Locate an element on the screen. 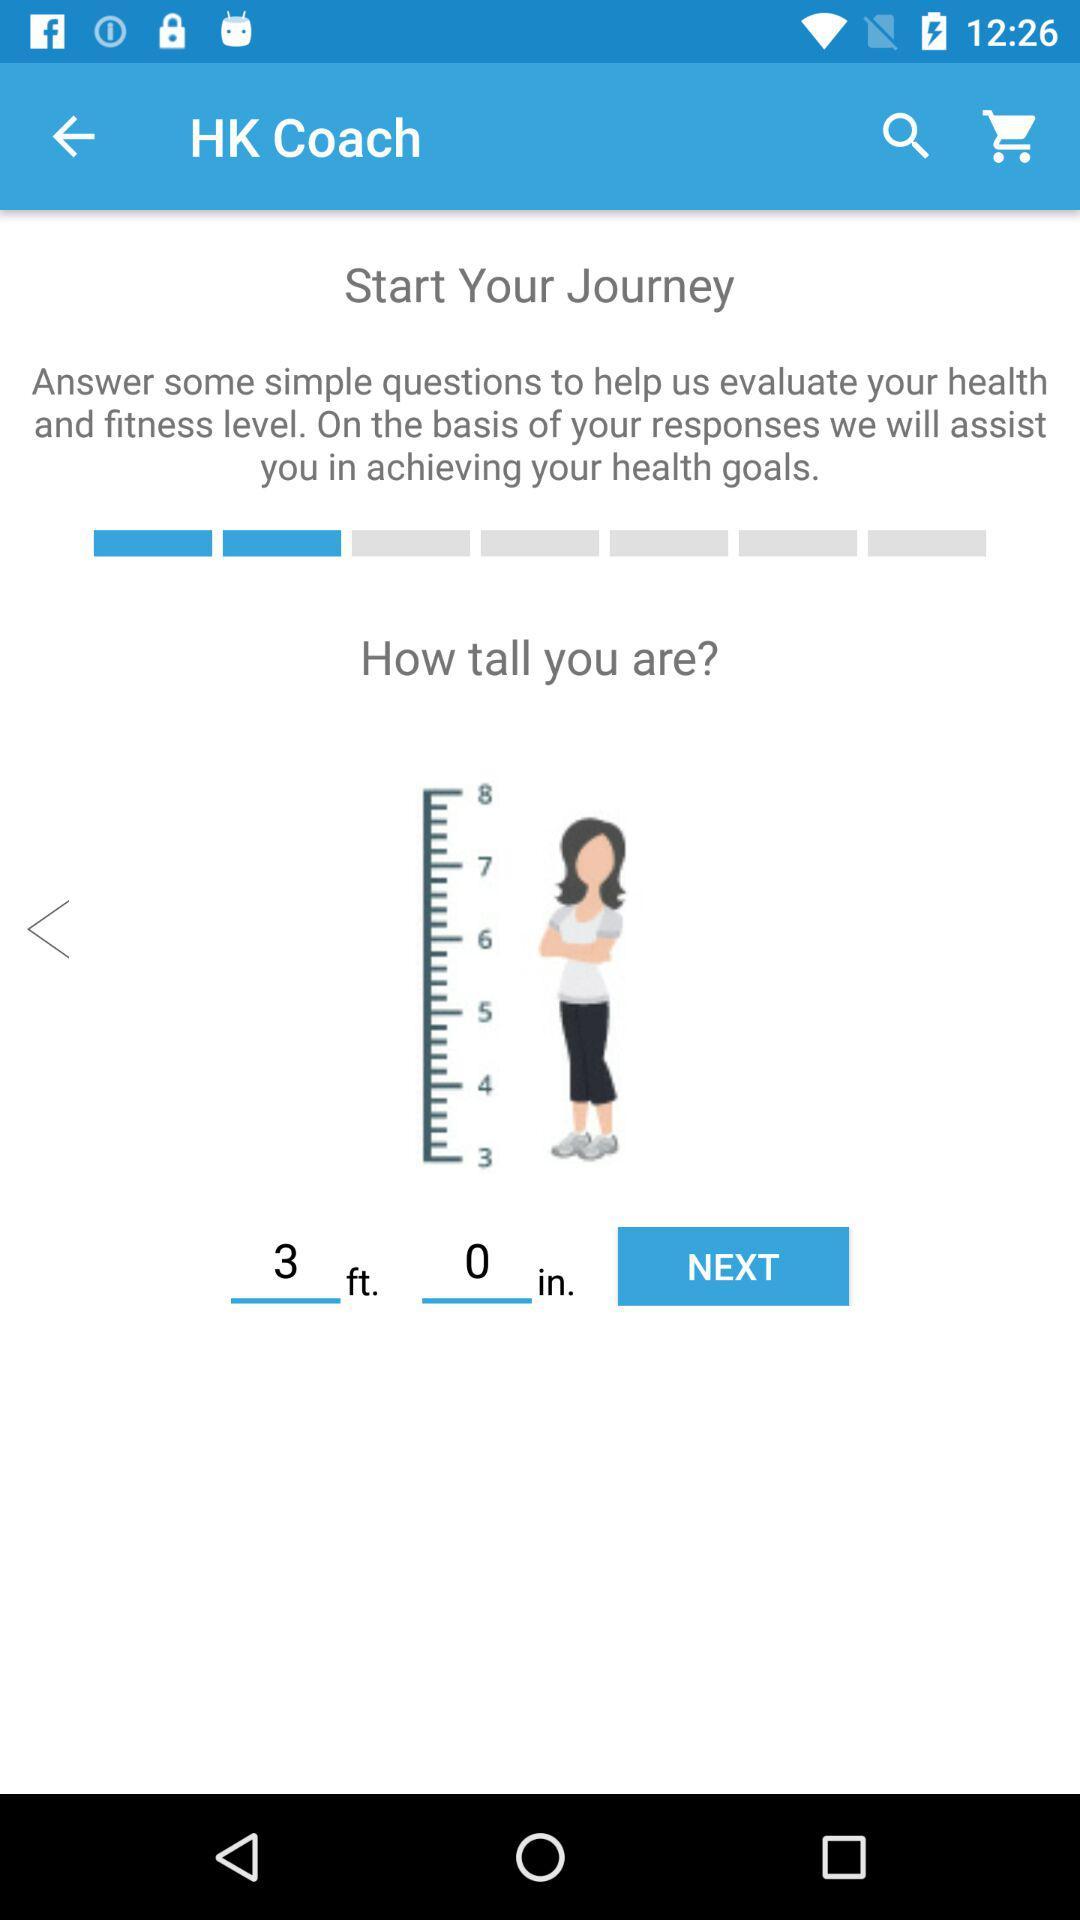 The height and width of the screenshot is (1920, 1080). previous page is located at coordinates (56, 928).